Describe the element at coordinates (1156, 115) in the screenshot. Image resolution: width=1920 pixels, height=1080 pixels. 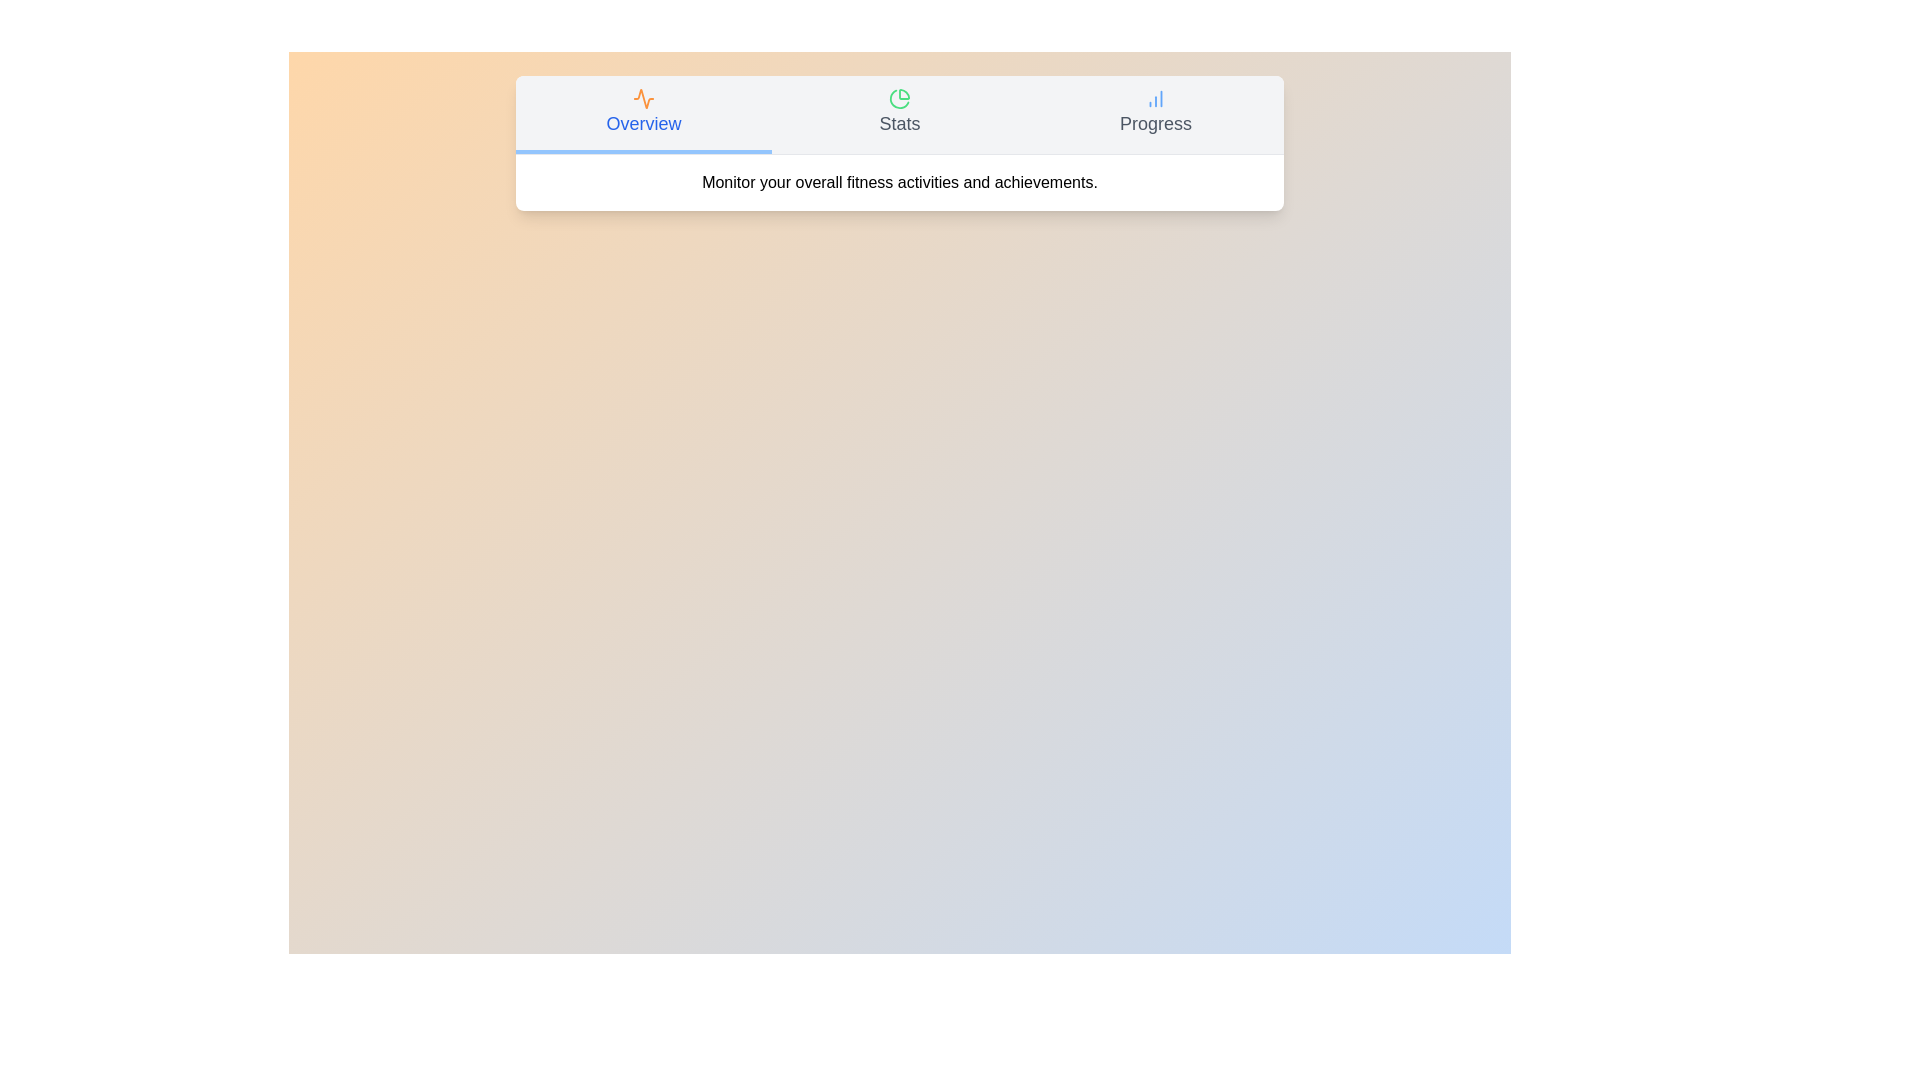
I see `the Progress tab to view its content` at that location.